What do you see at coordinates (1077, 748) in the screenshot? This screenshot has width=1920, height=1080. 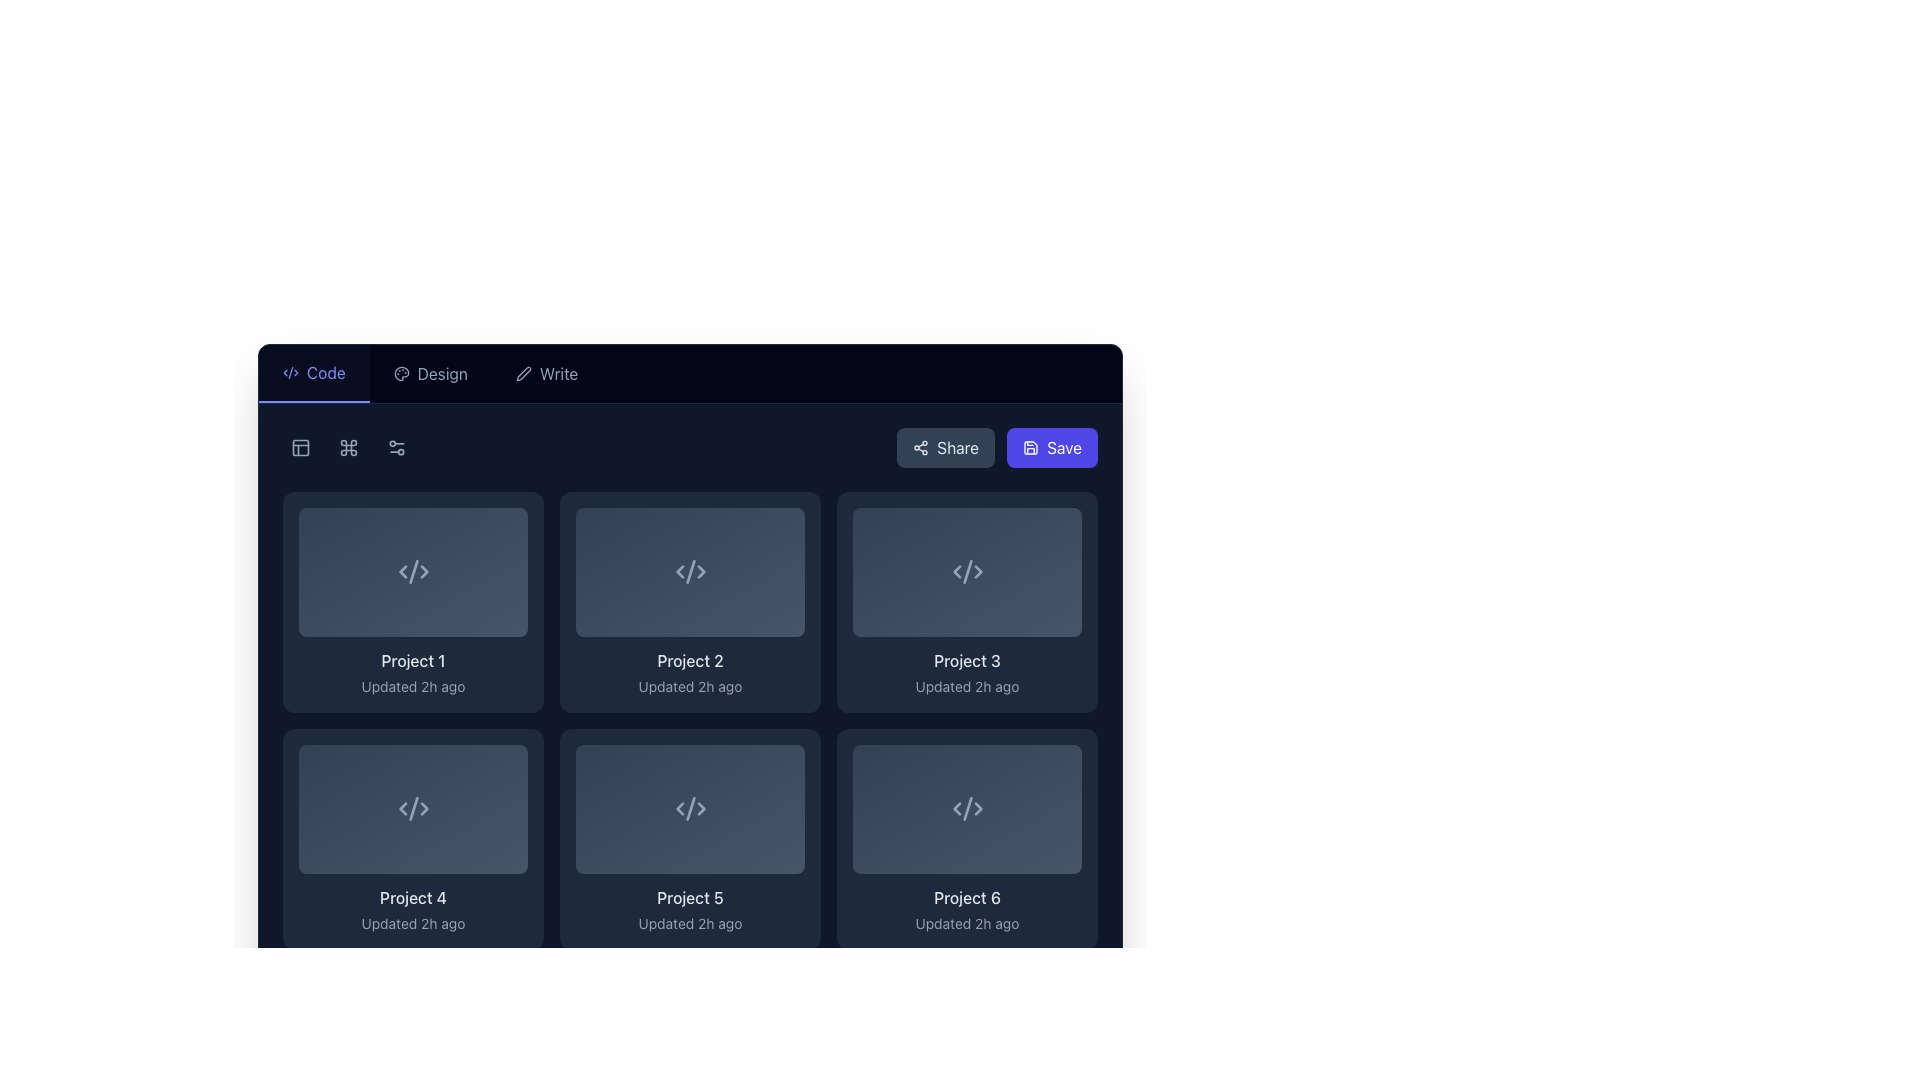 I see `the interactive control button located at the top-right corner of the 'Project 6' card` at bounding box center [1077, 748].